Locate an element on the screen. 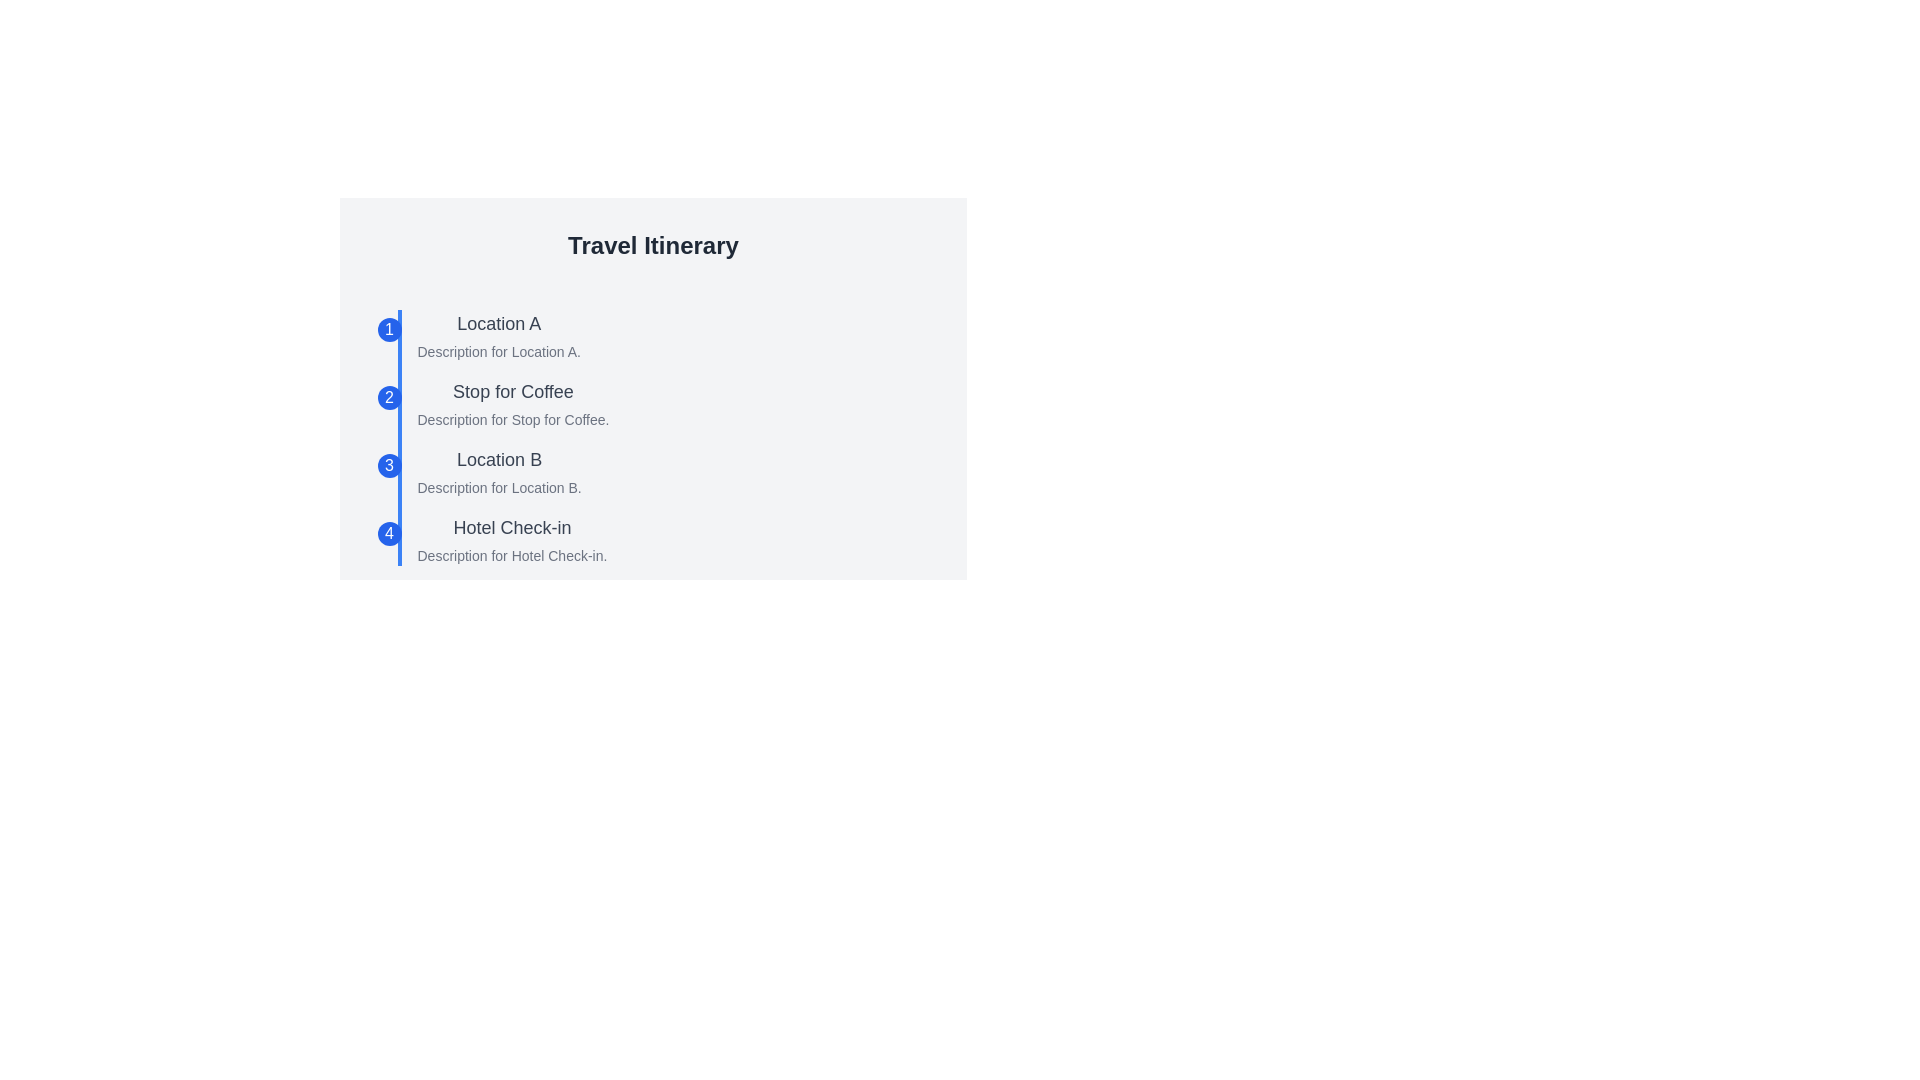  the static informational text label reading 'Description for Hotel Check-in', which is styled in a smaller, light gray font and positioned below the bolded title 'Hotel Check-in' in the travel itinerary is located at coordinates (512, 555).